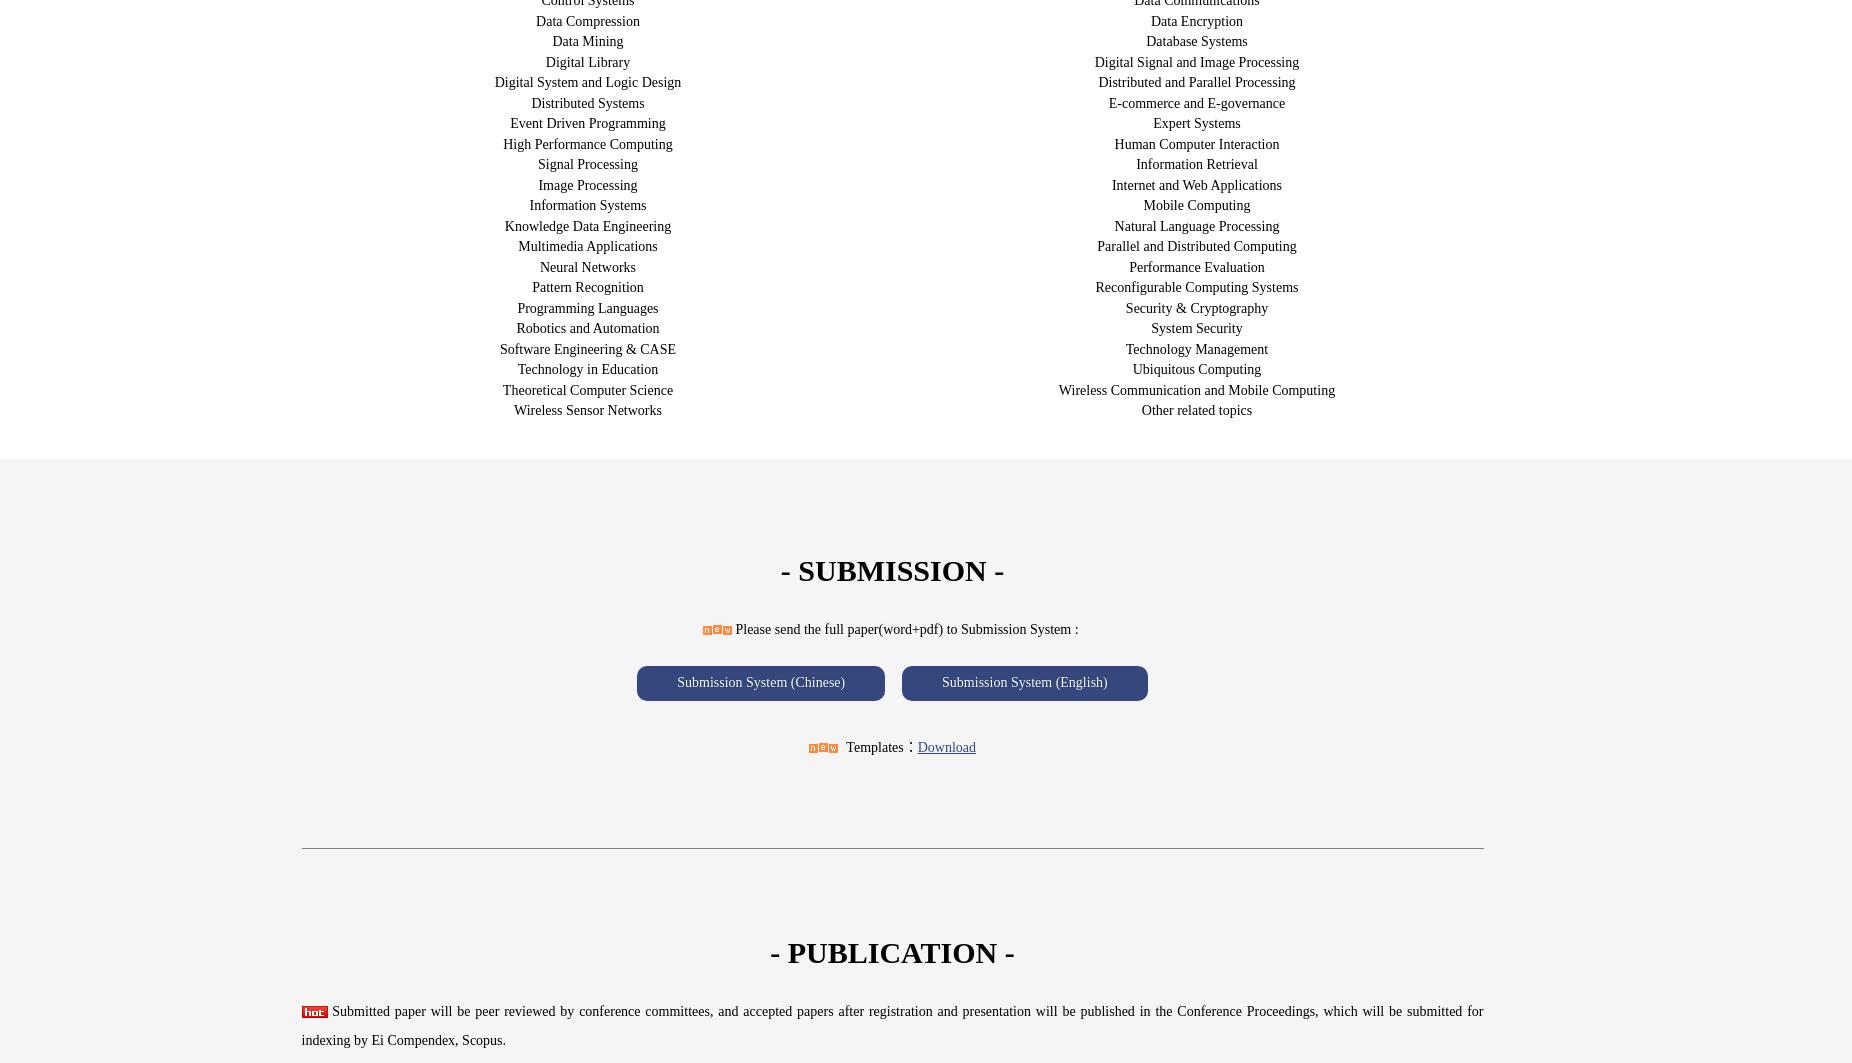  I want to click on 'Information Retrieval', so click(1135, 164).